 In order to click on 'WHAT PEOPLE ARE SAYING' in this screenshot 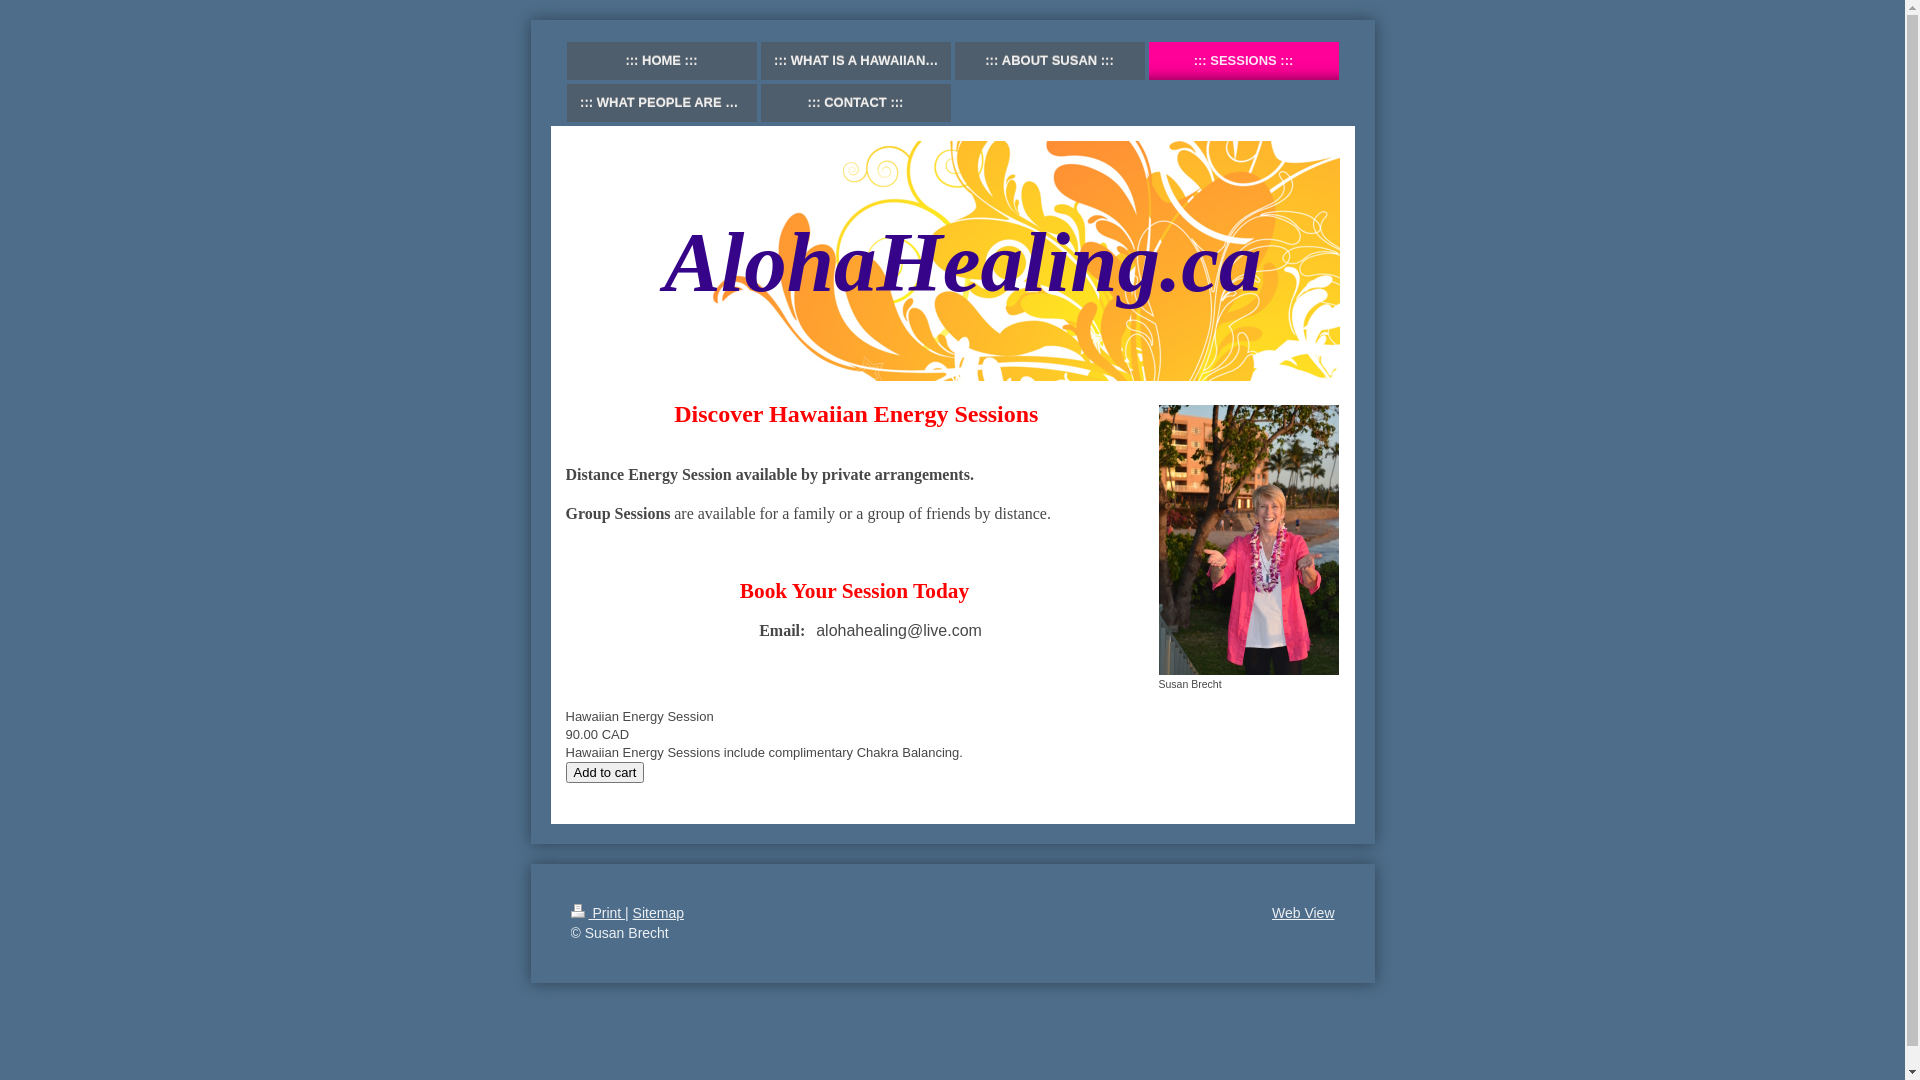, I will do `click(565, 103)`.